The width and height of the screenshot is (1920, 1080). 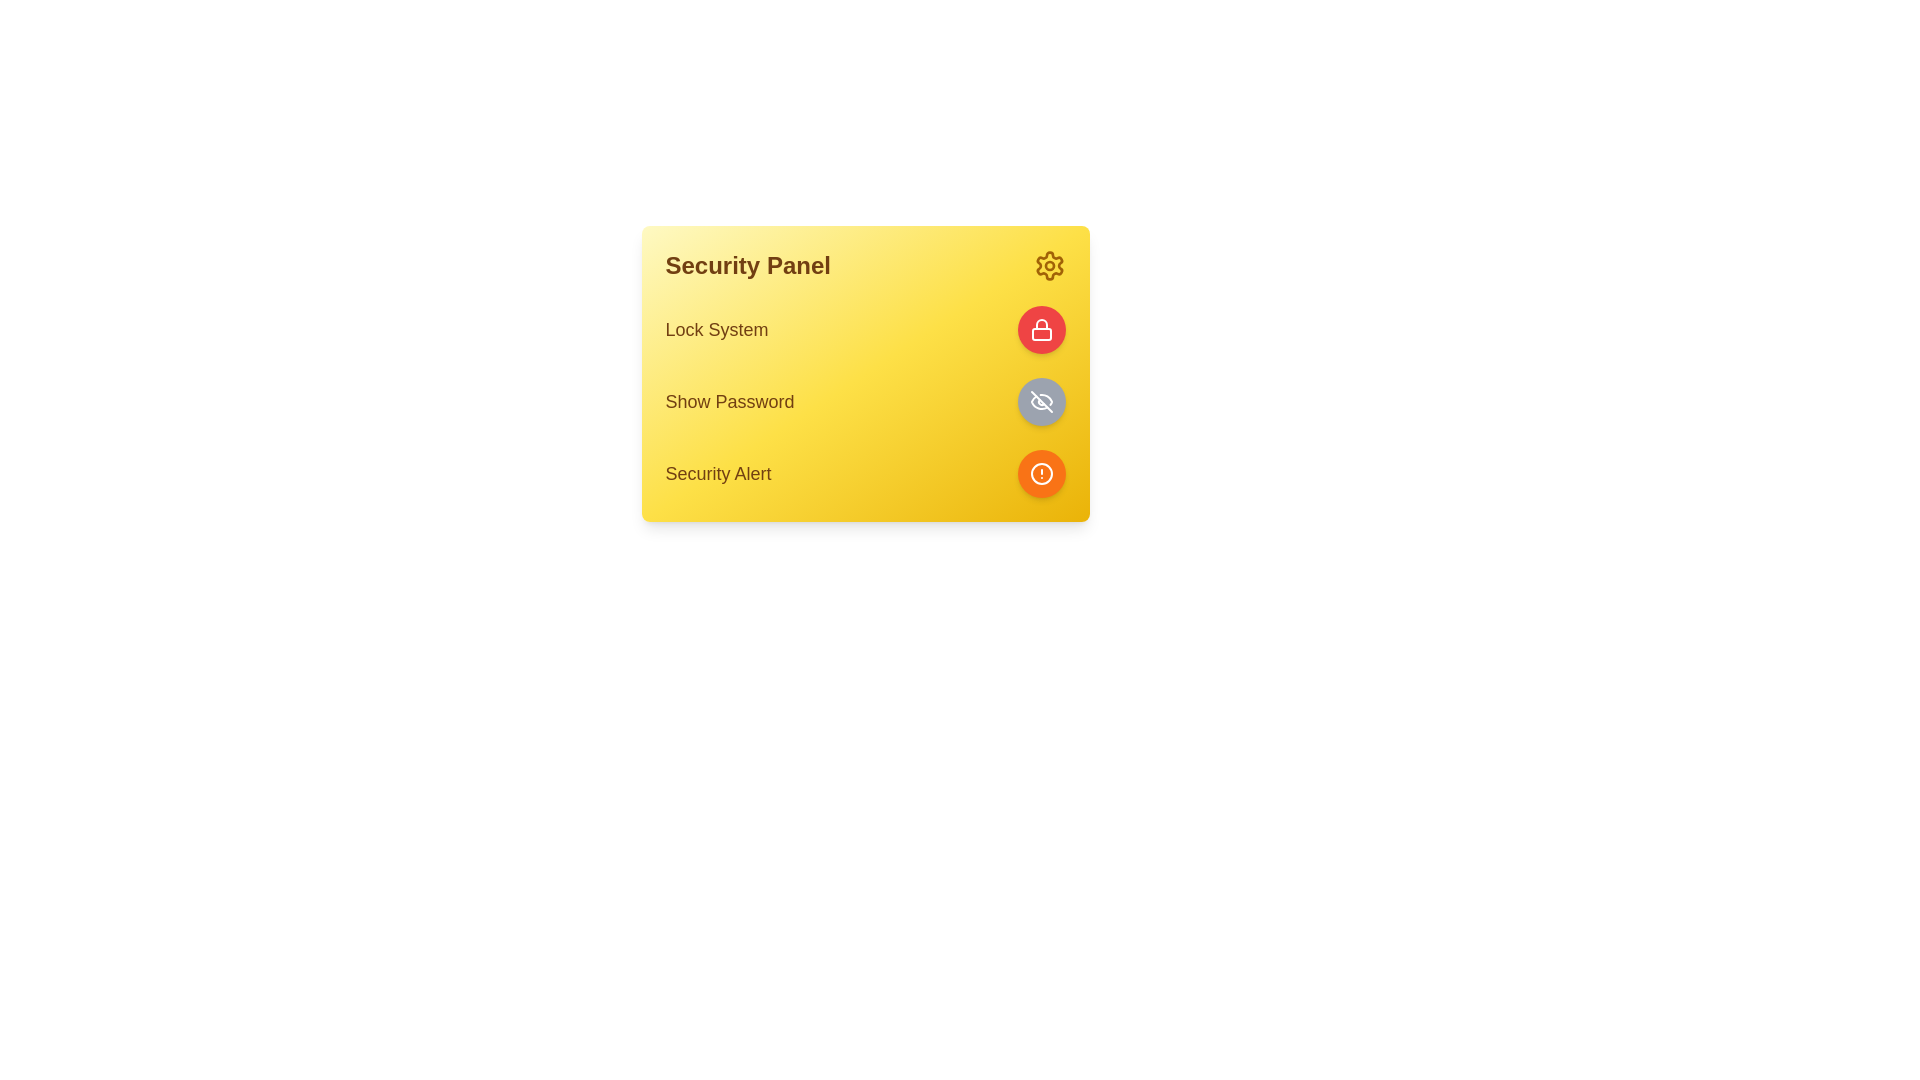 I want to click on the 'Show Password' text label, which is styled in bold dark yellow against a bright yellow background and is located to the left of the eye icon button, so click(x=728, y=401).